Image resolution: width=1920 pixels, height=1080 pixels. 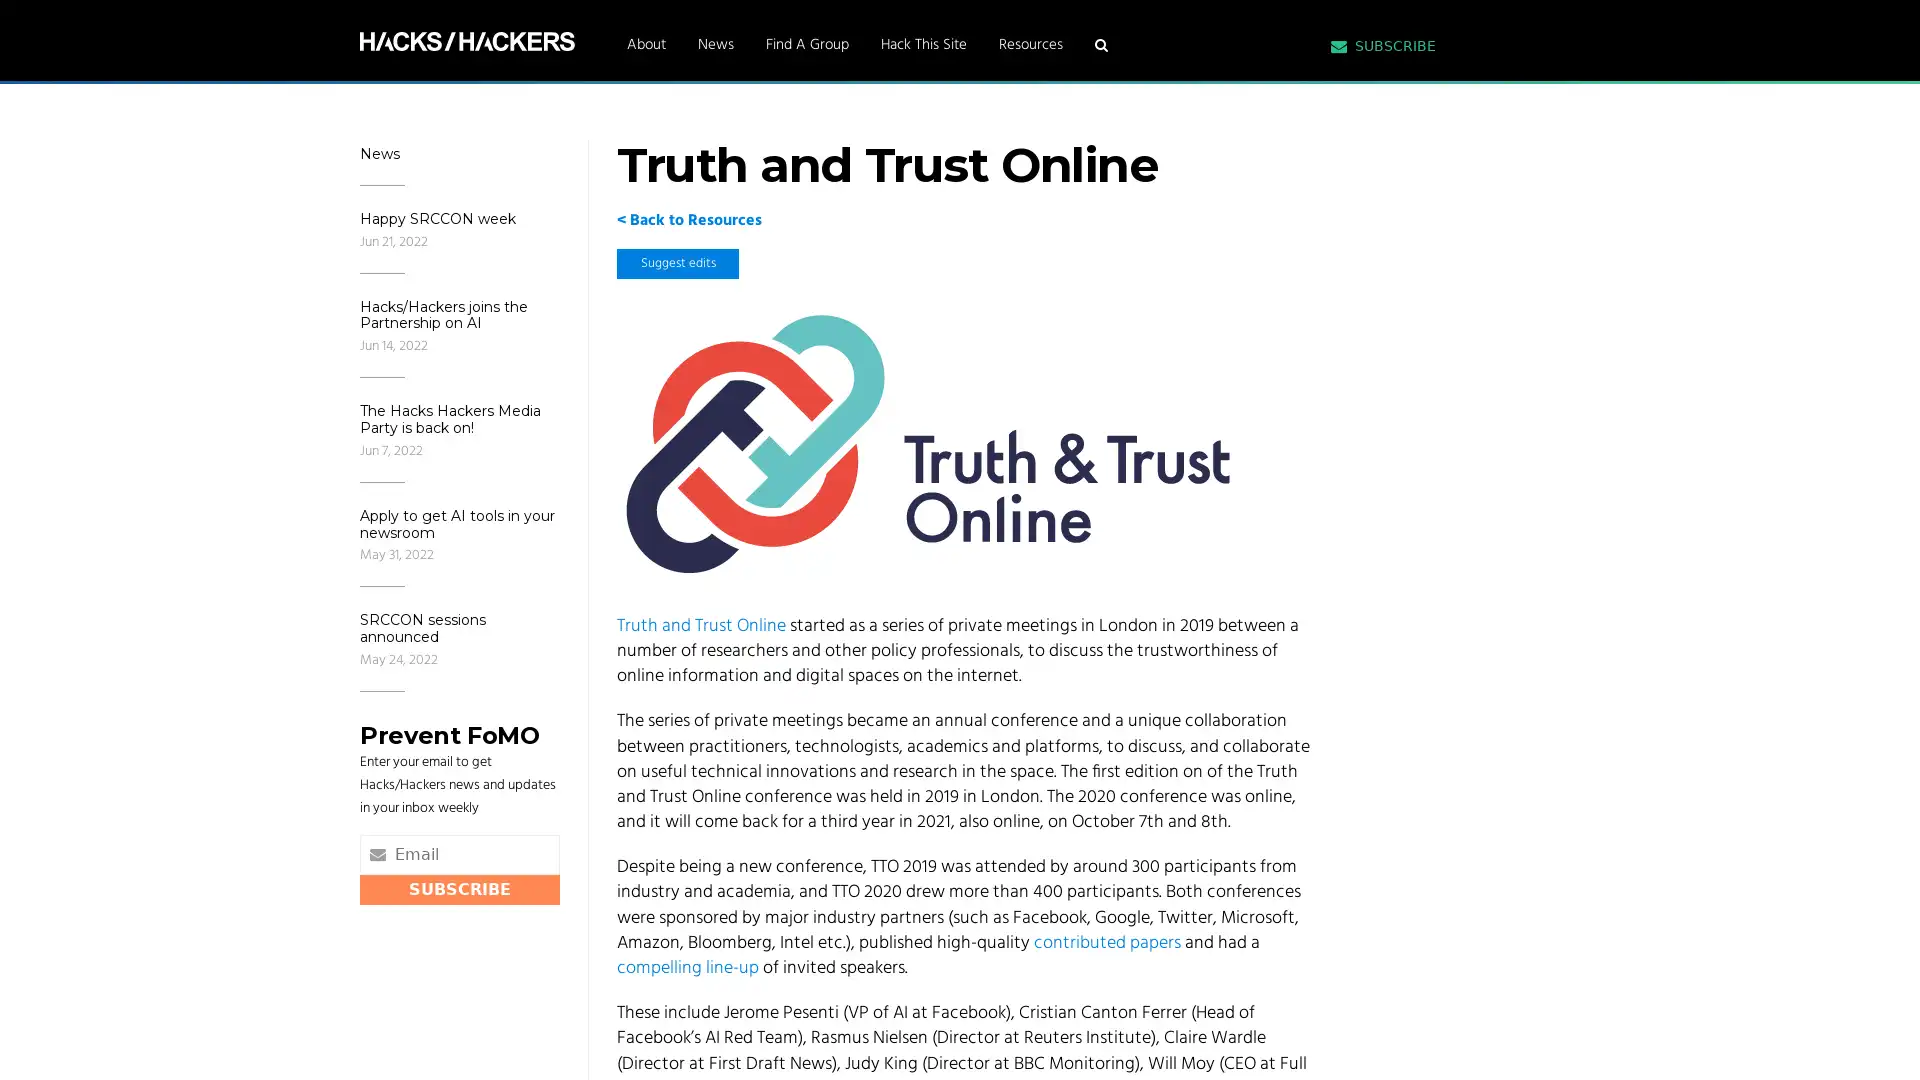 What do you see at coordinates (459, 887) in the screenshot?
I see `Subscribe` at bounding box center [459, 887].